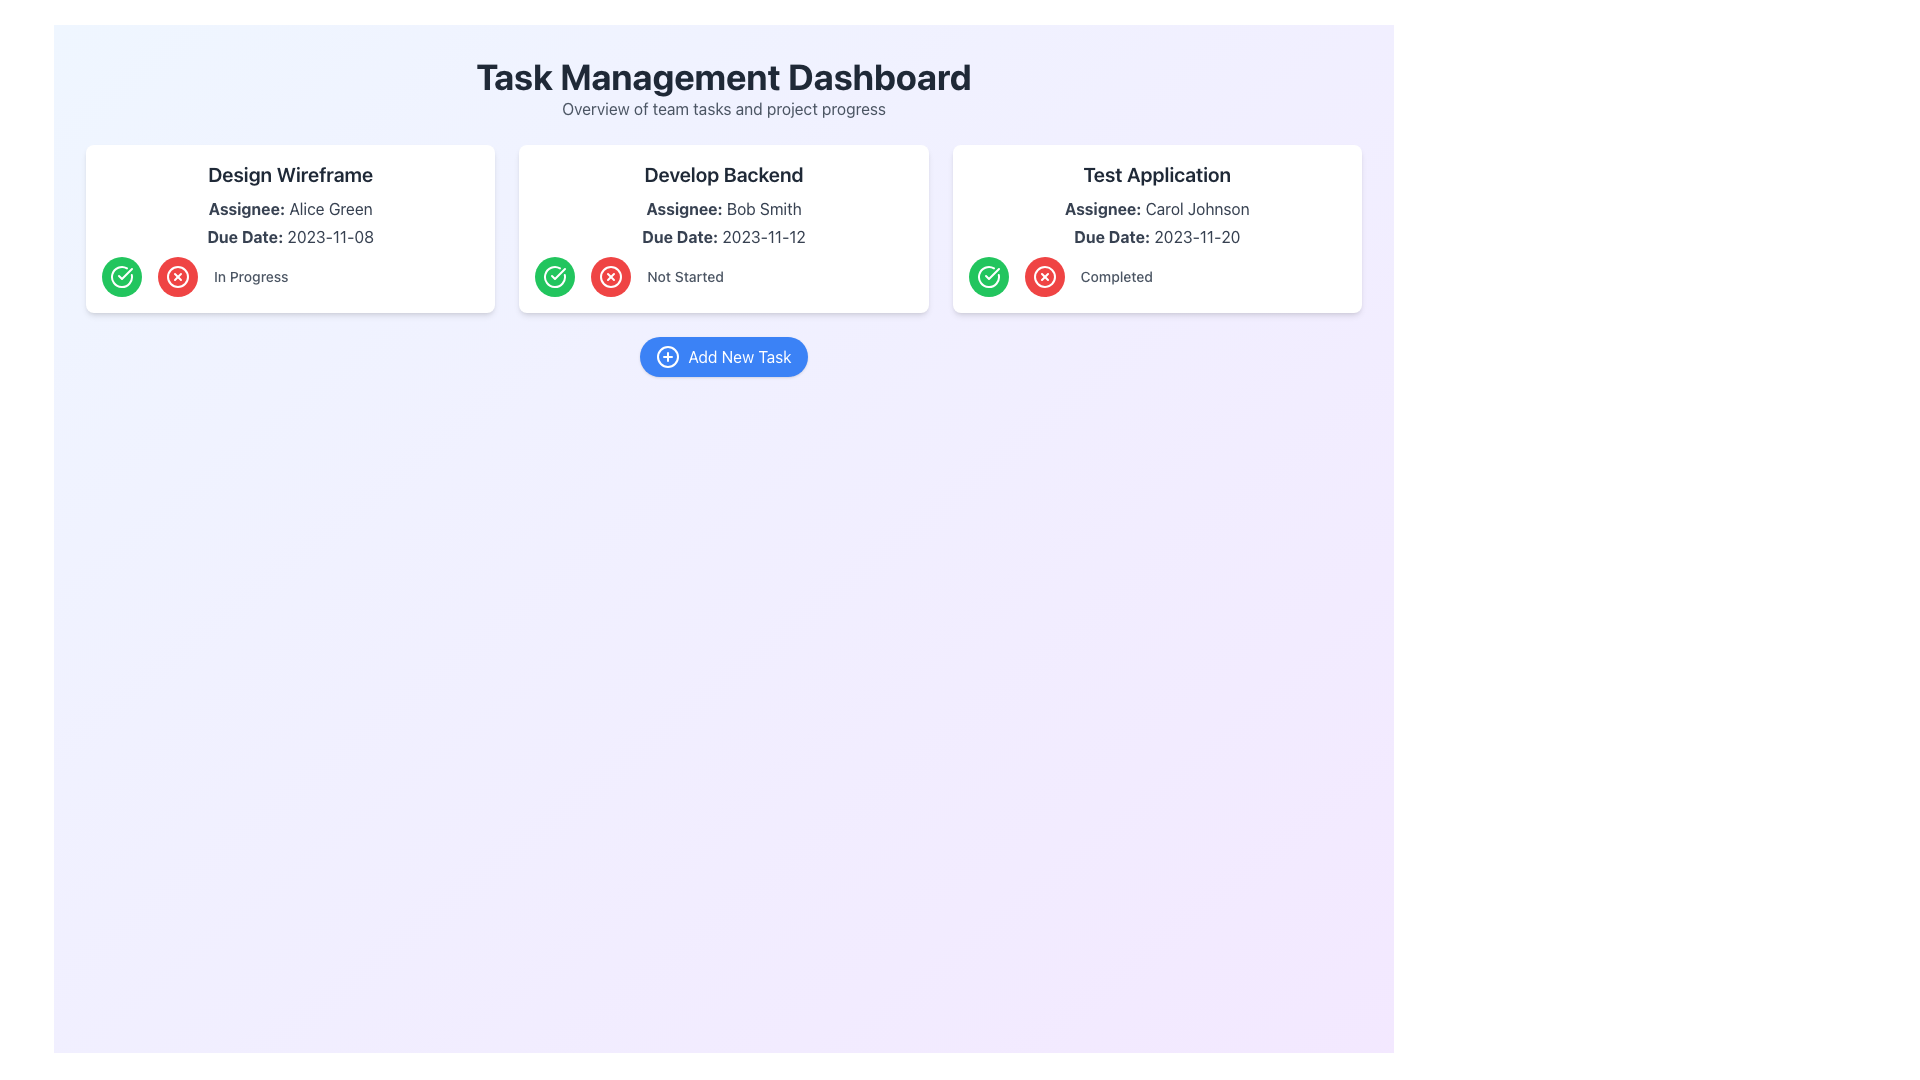 This screenshot has width=1920, height=1080. I want to click on the circular red button with a white cross icon inside it, located in the 'Design Wireframe' task card under the 'In Progress' label, so click(177, 277).